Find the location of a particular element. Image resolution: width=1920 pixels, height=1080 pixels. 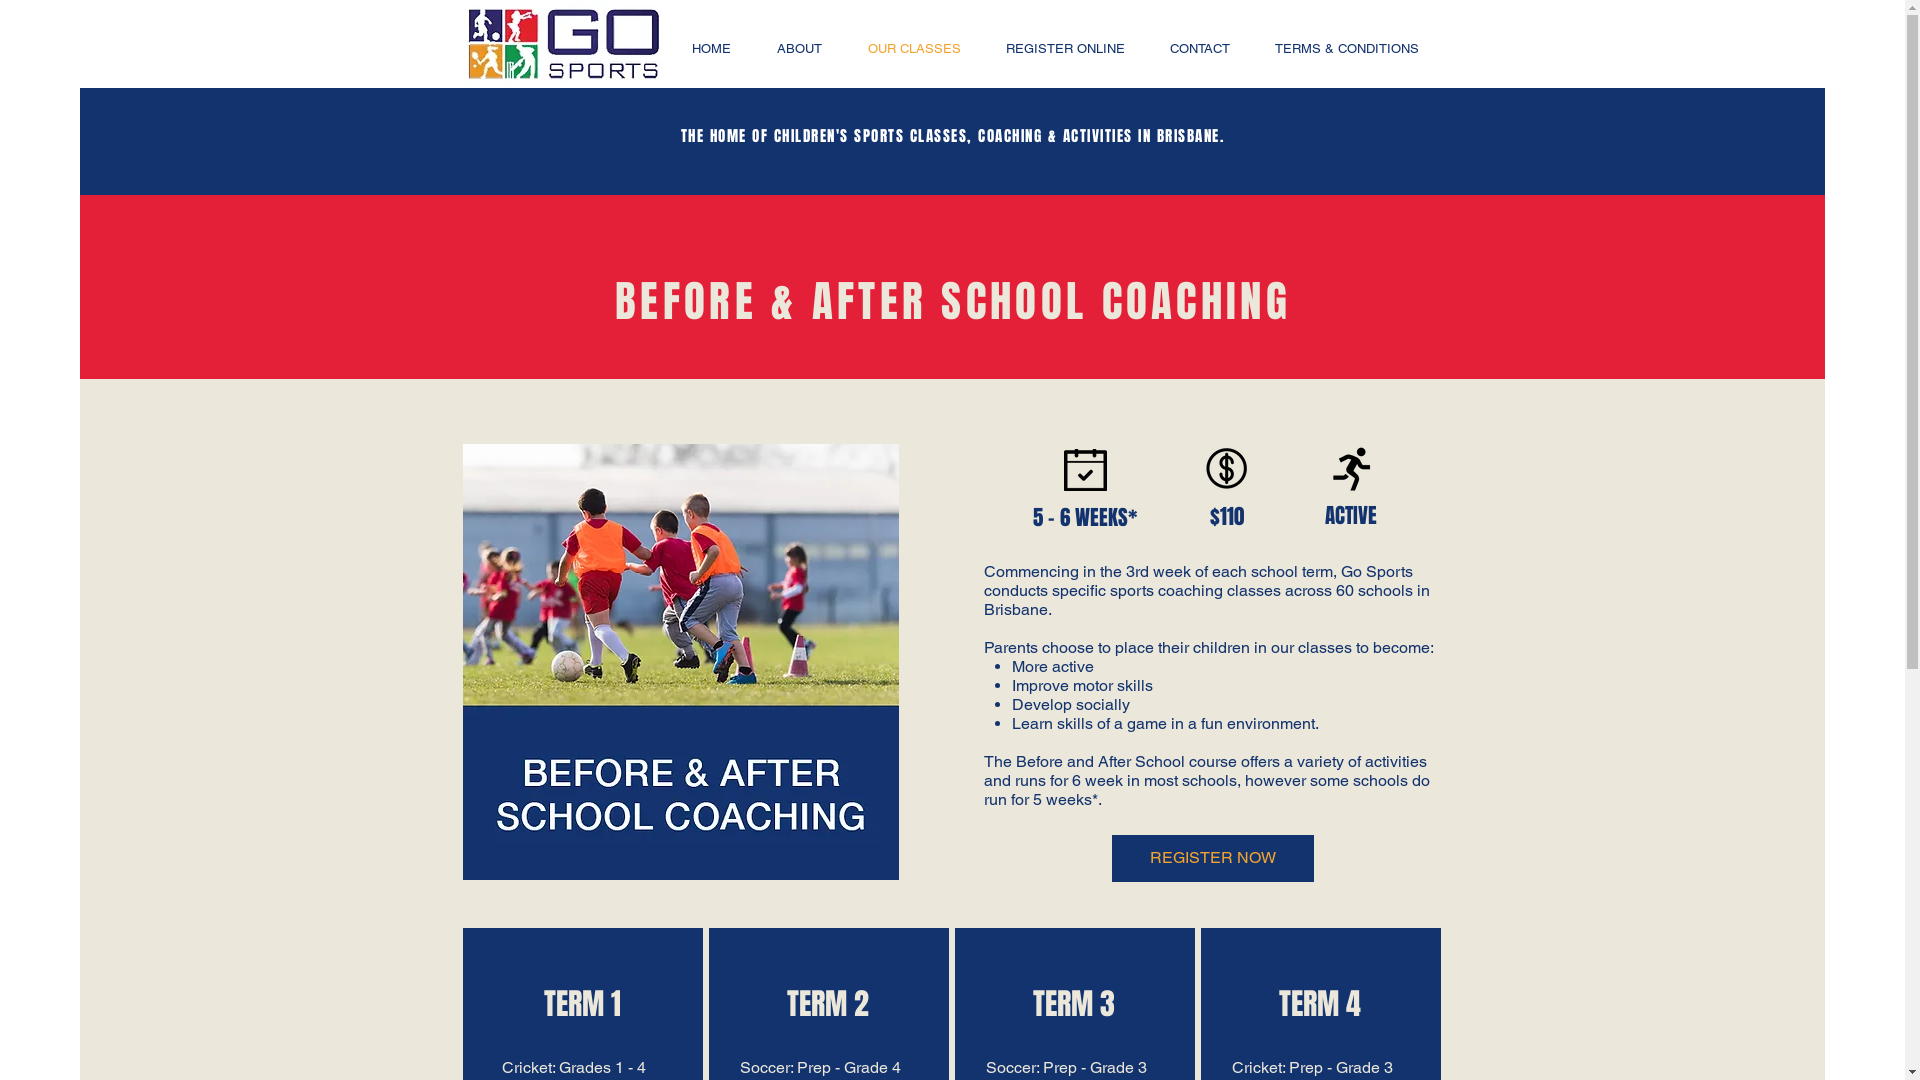

'TERMS & CONDITIONS' is located at coordinates (1346, 47).